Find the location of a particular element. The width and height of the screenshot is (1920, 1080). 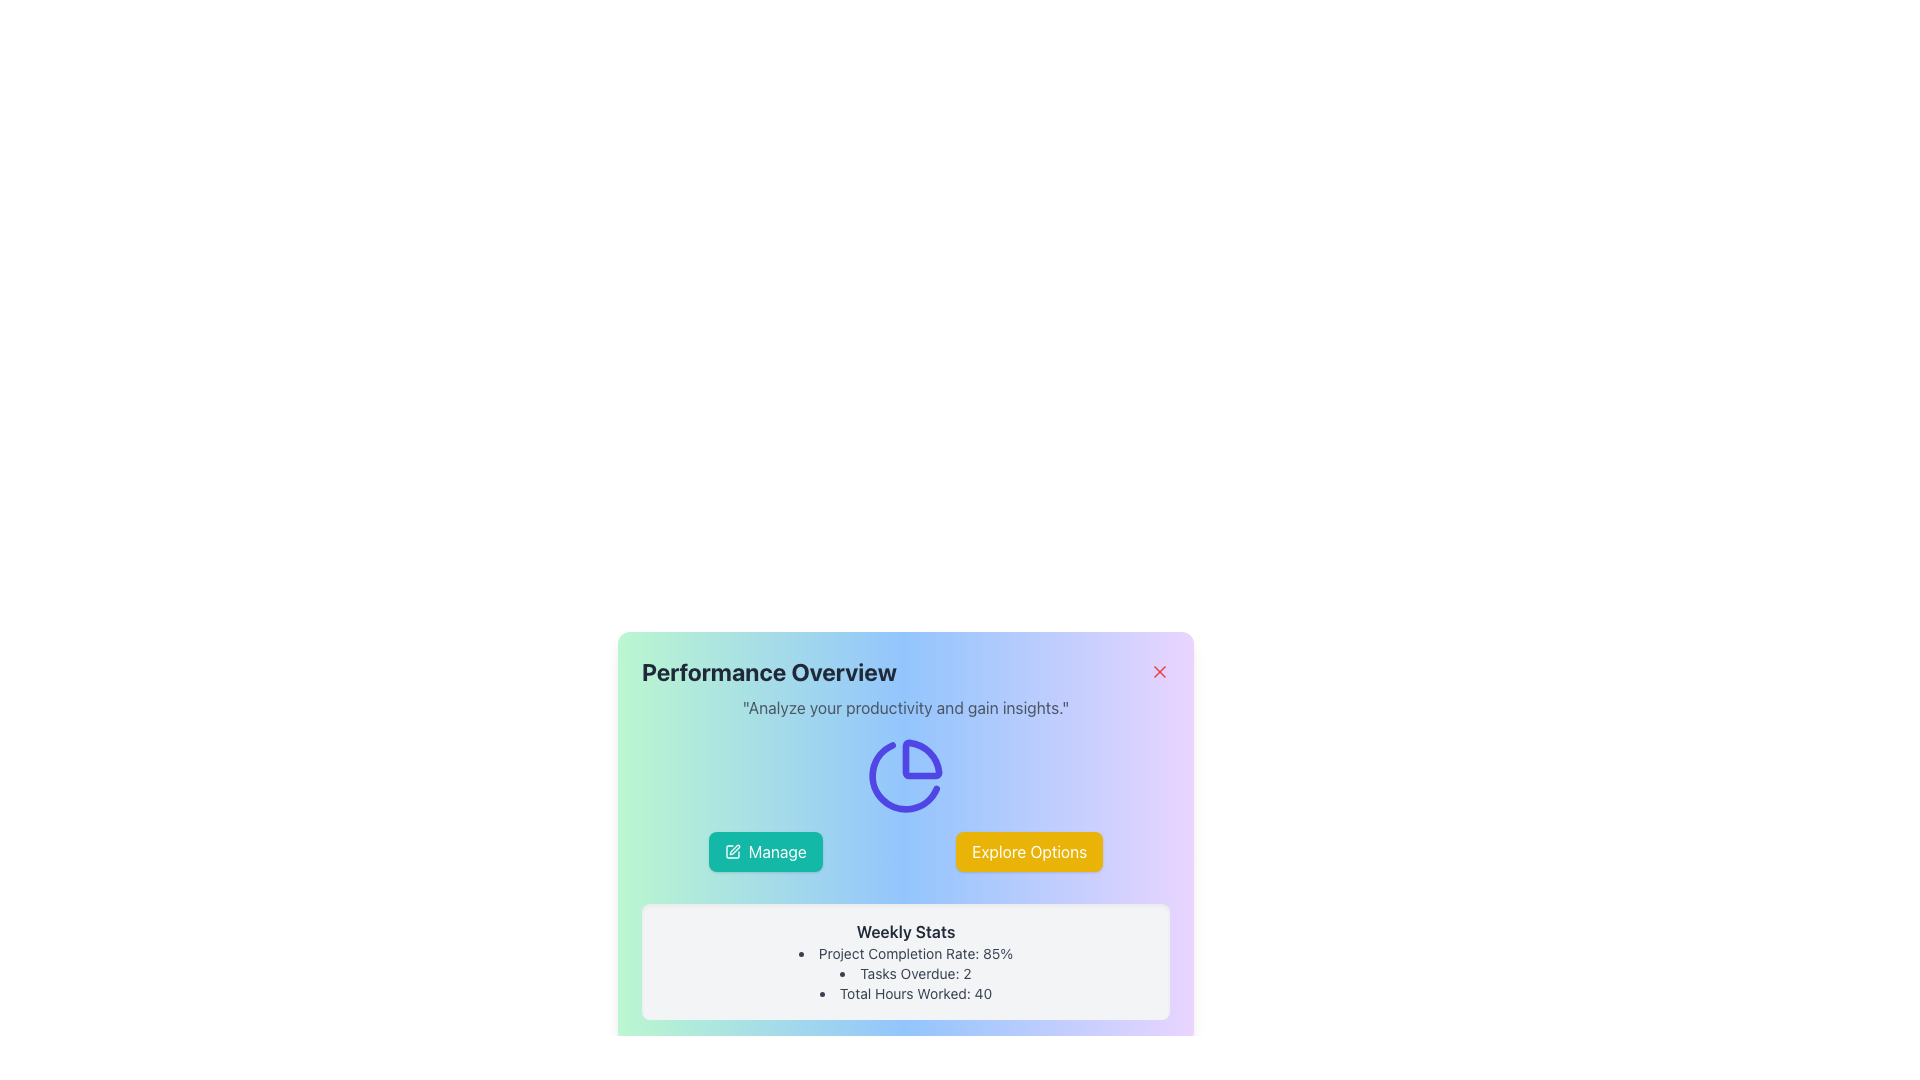

the pen icon located inside the 'Manage' button, which indicates editing or managing functionalities is located at coordinates (731, 852).